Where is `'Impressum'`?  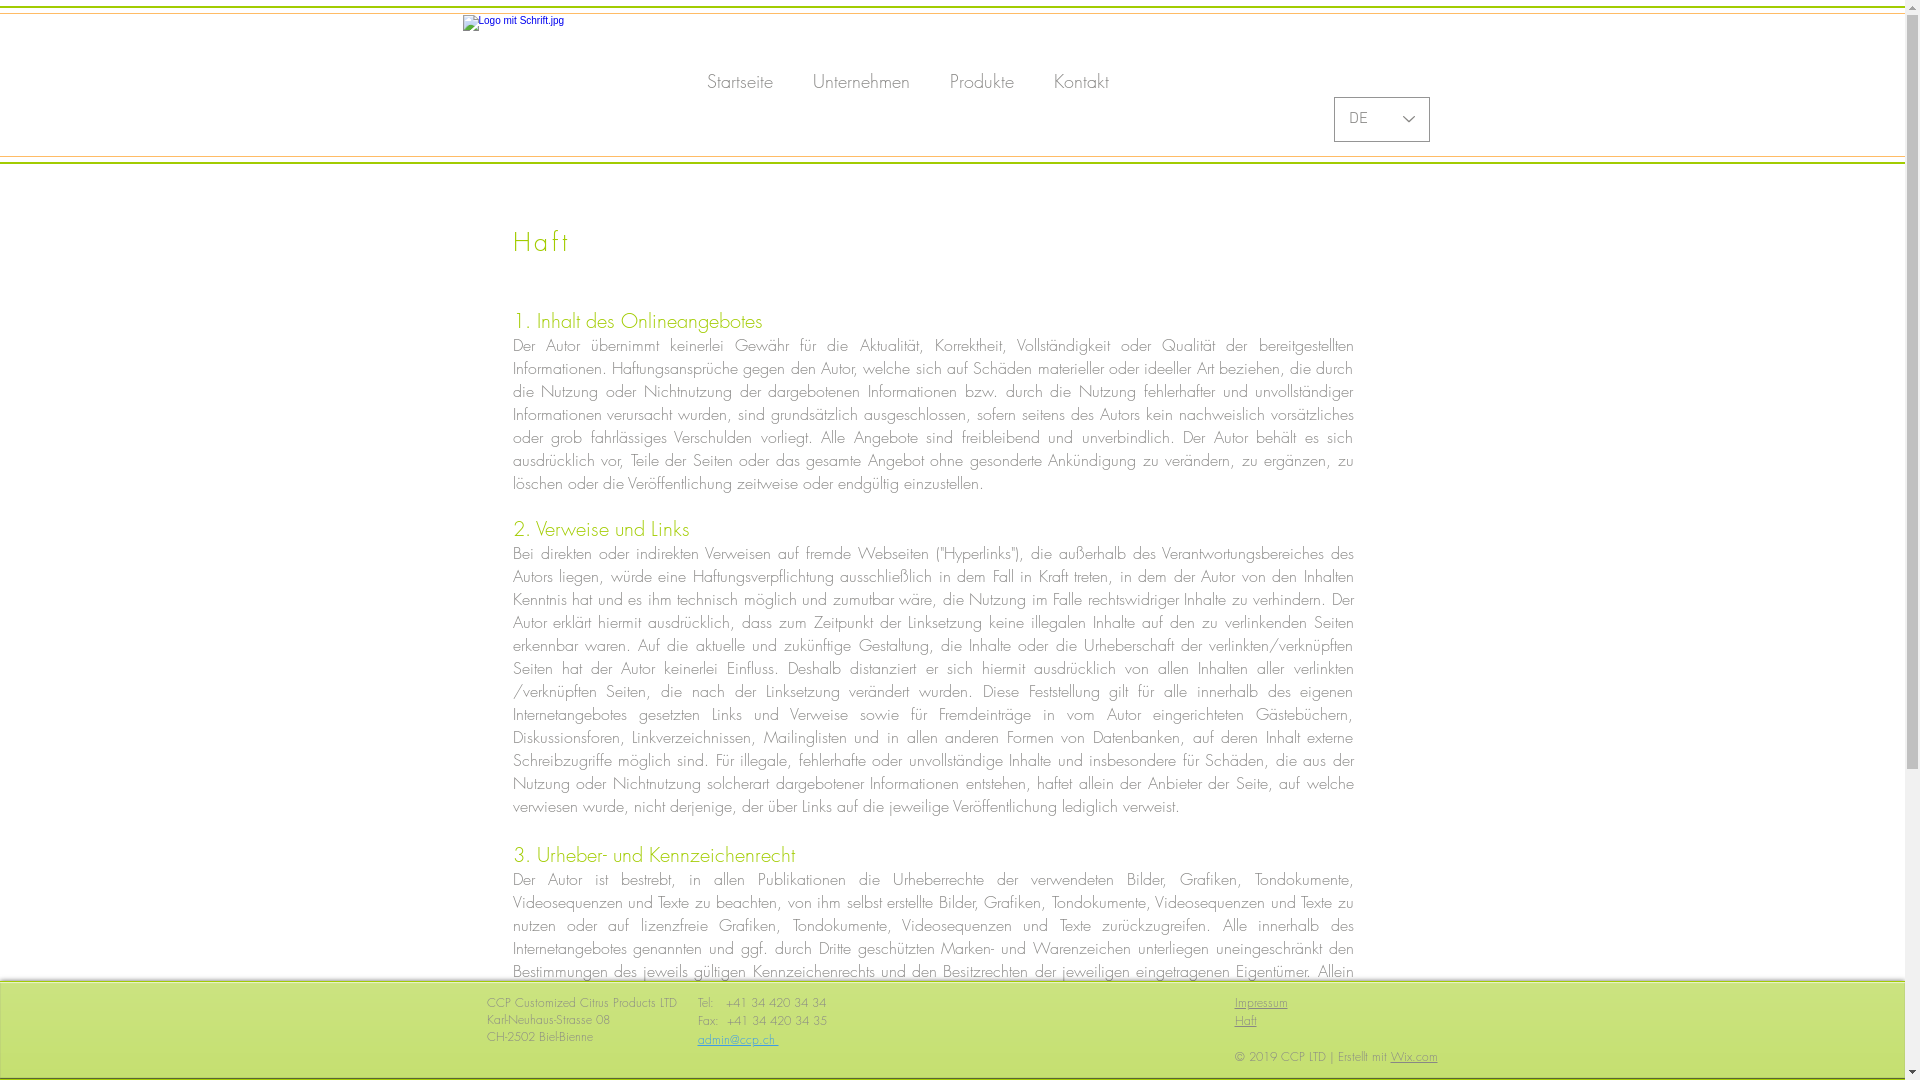 'Impressum' is located at coordinates (1232, 1003).